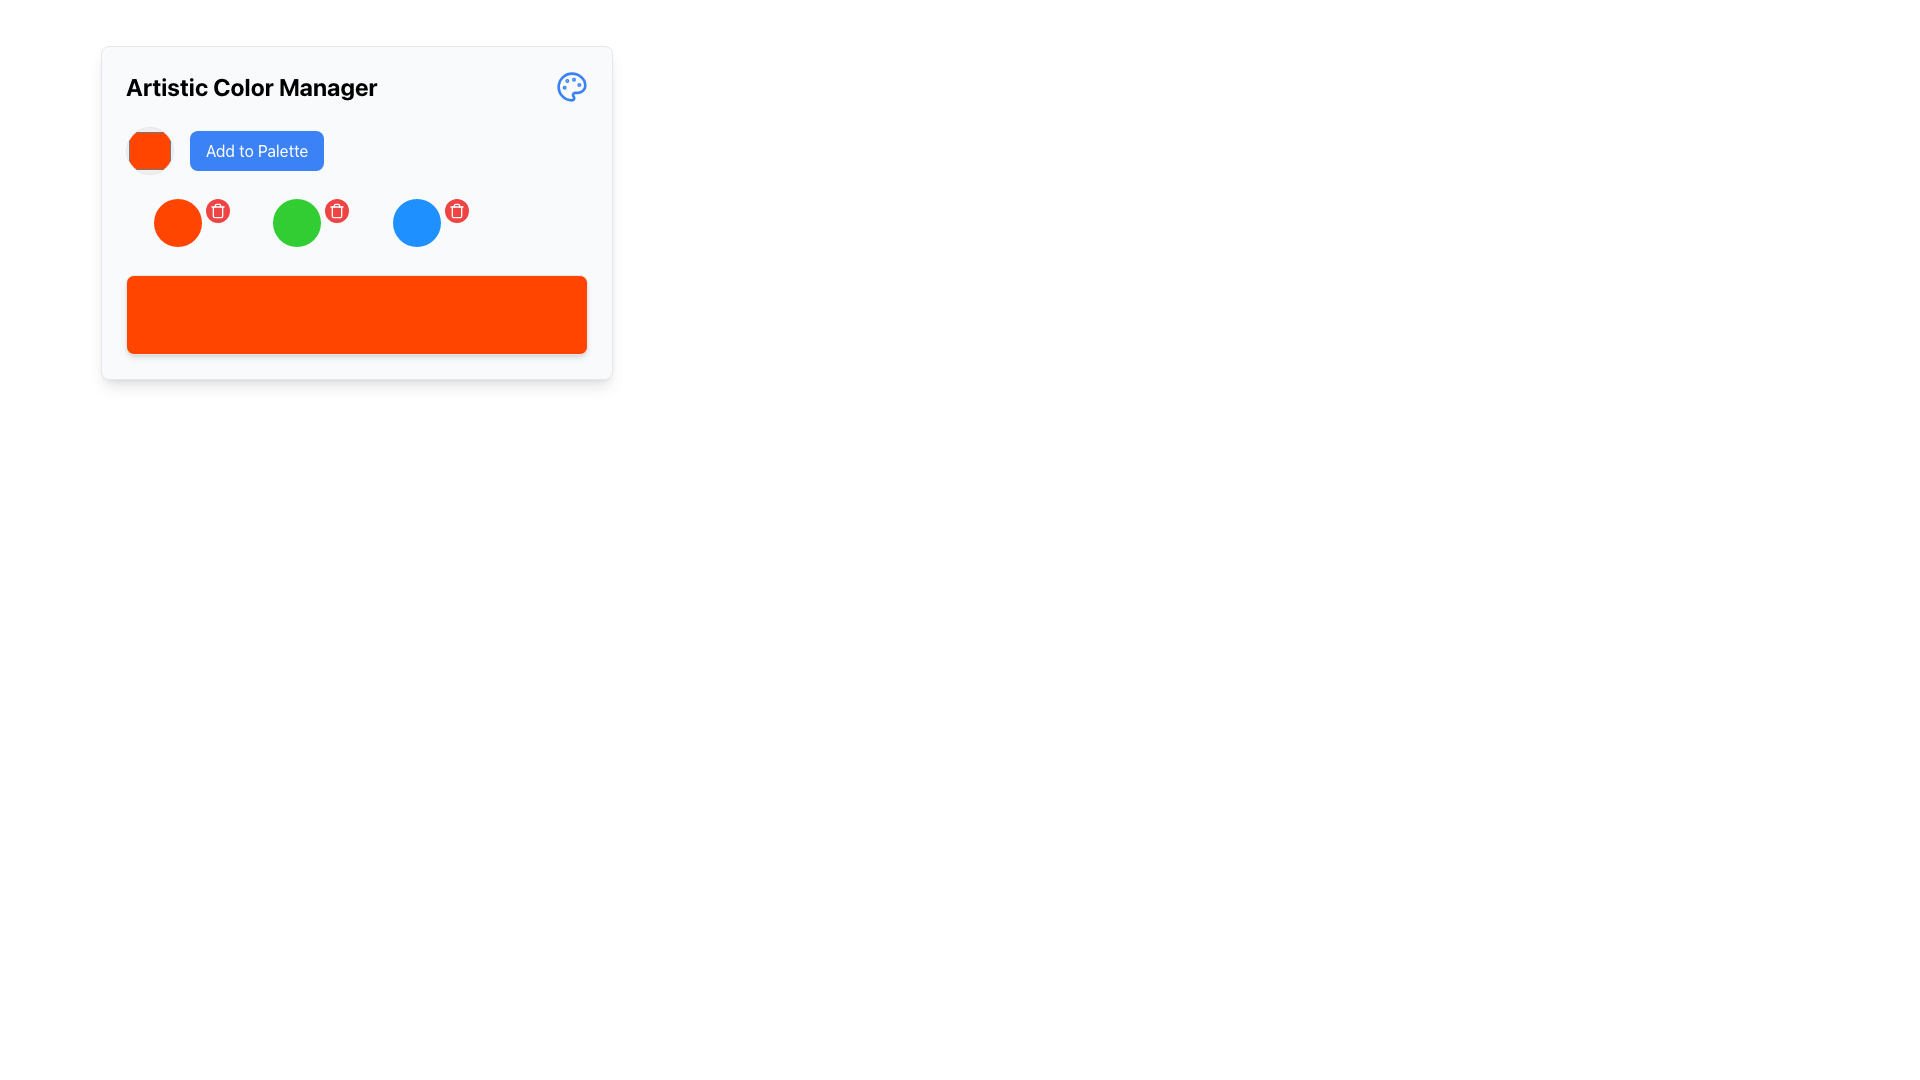 Image resolution: width=1920 pixels, height=1080 pixels. Describe the element at coordinates (177, 224) in the screenshot. I see `the first circular color selector in the grid layout` at that location.